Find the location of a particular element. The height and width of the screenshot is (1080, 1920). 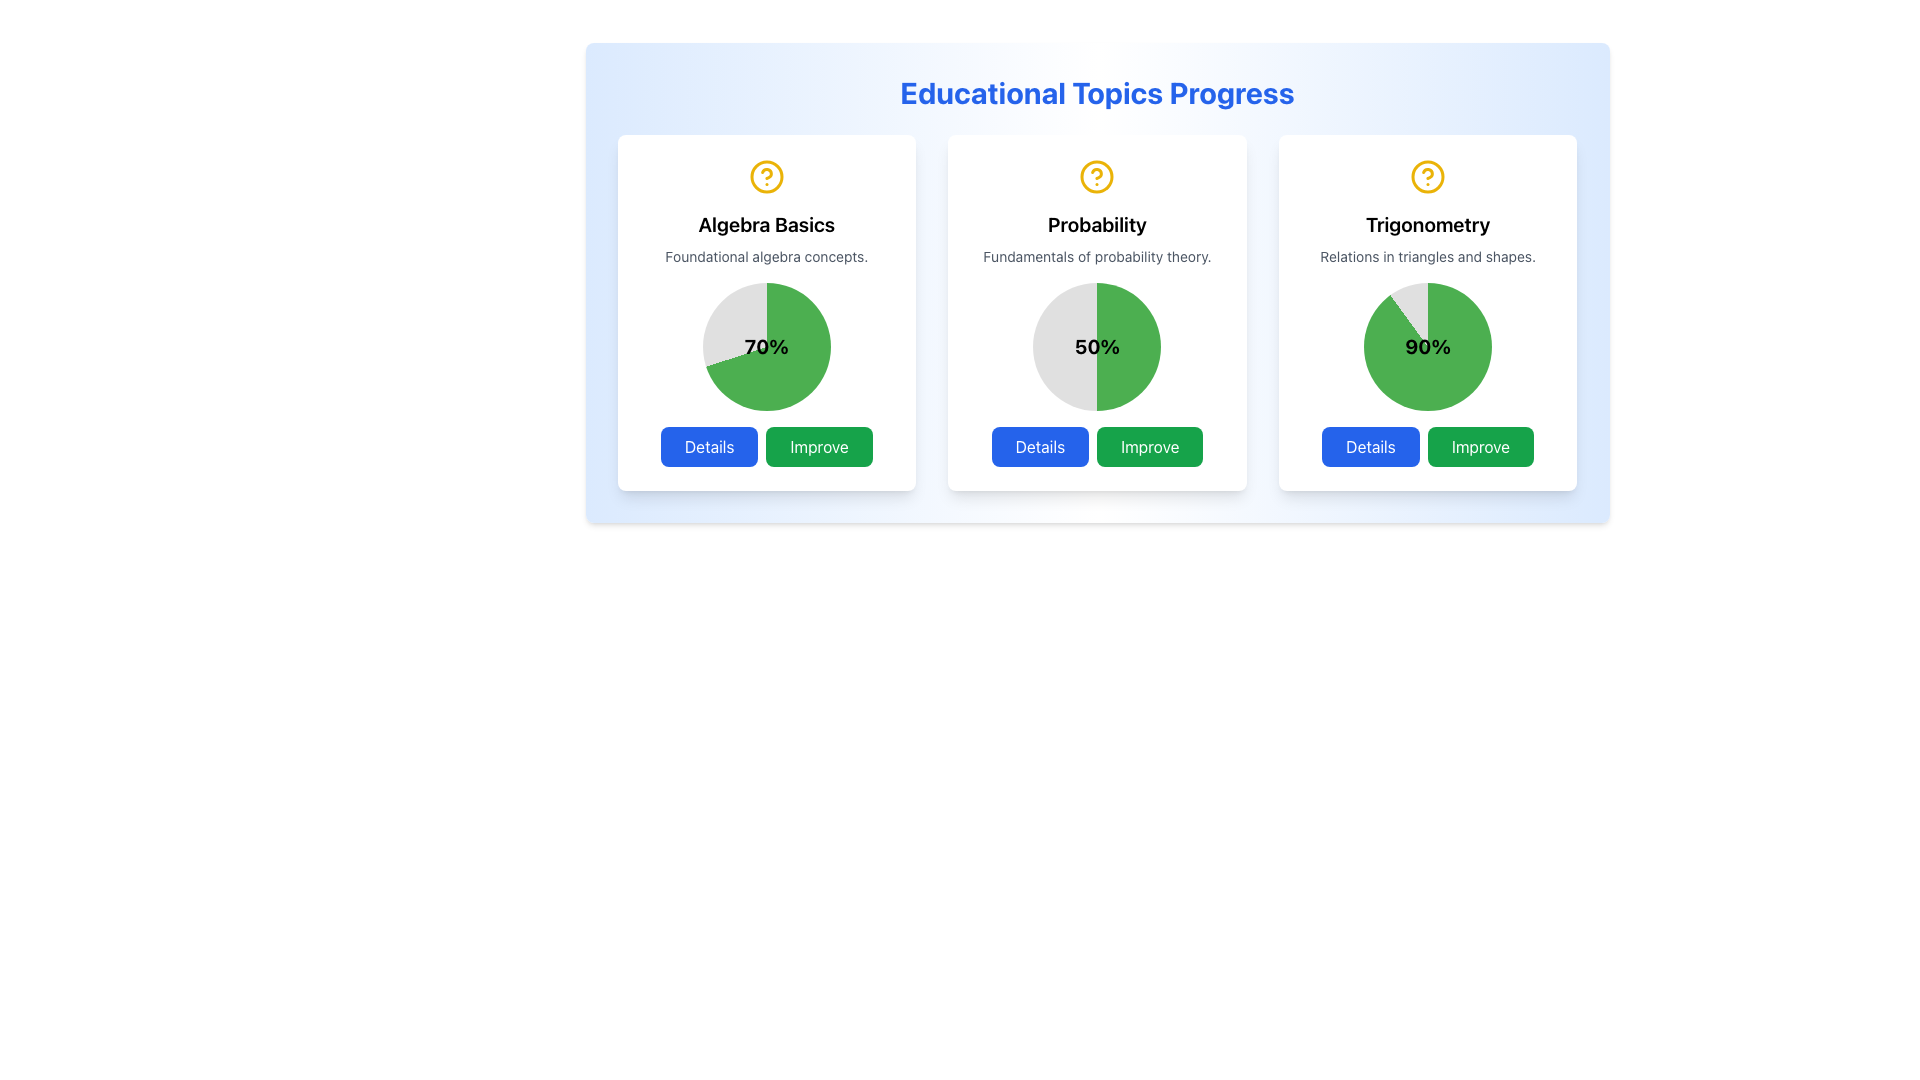

the 'Details' button, which is a rectangular button with a blue background and rounded edges, located to the left of the 'Improve' button in the 'Probability' section of the educational topic cards is located at coordinates (1040, 446).